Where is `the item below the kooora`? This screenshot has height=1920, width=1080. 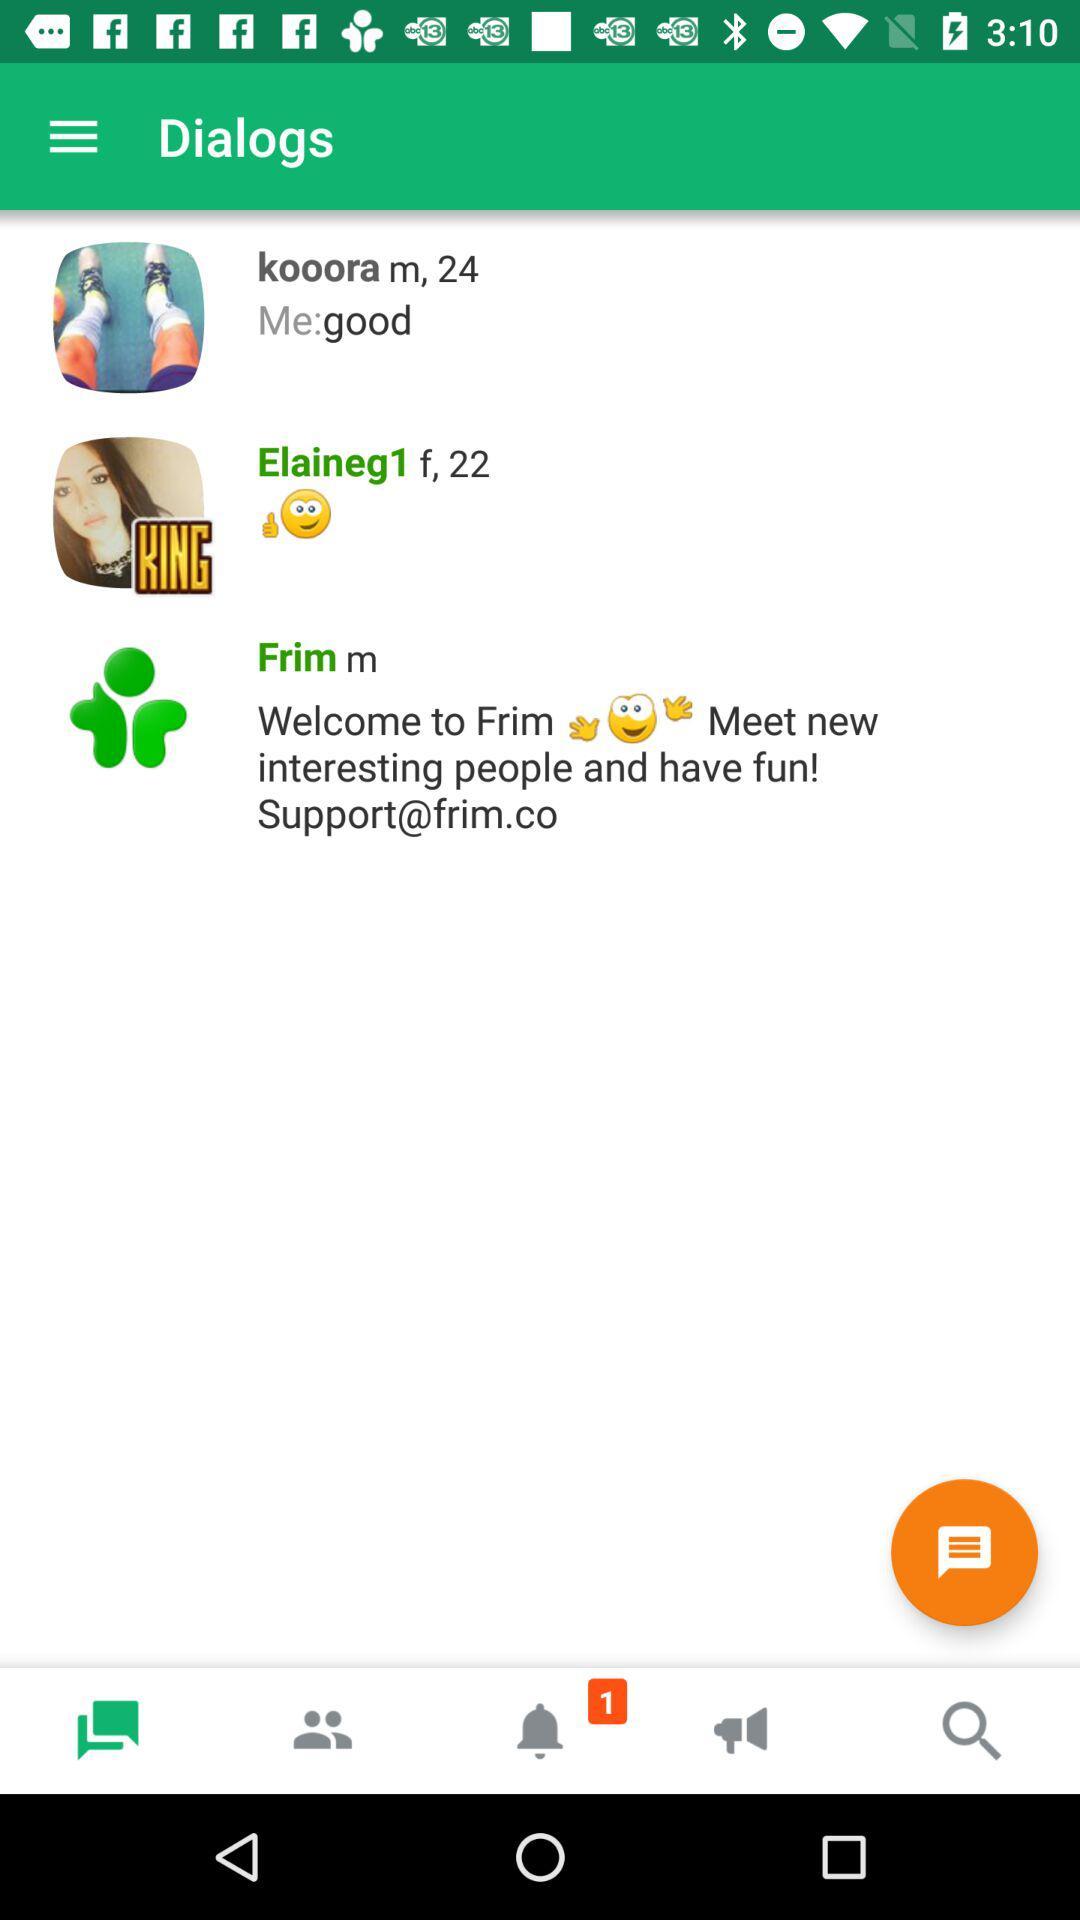 the item below the kooora is located at coordinates (658, 318).